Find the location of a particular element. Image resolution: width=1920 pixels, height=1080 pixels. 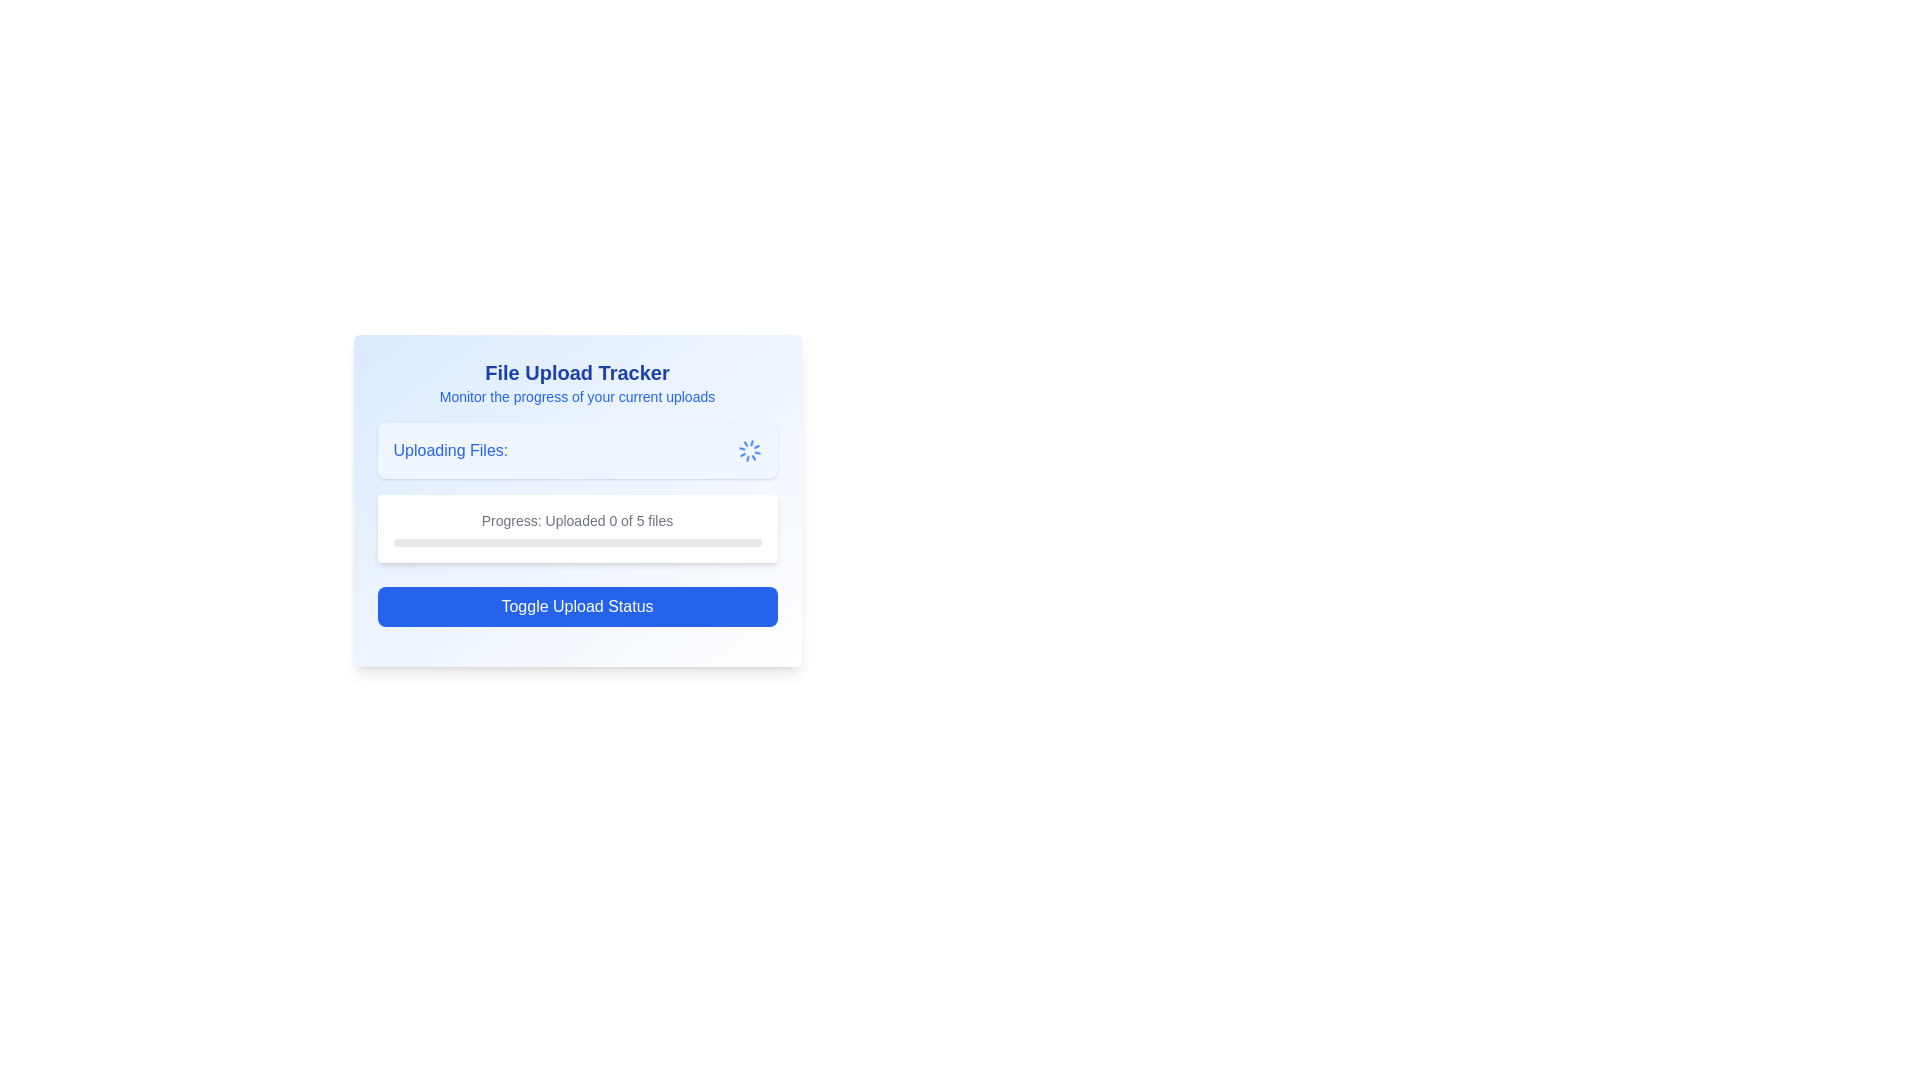

the rectangular button with a blue background and white text reading 'Toggle Upload Status' is located at coordinates (576, 605).